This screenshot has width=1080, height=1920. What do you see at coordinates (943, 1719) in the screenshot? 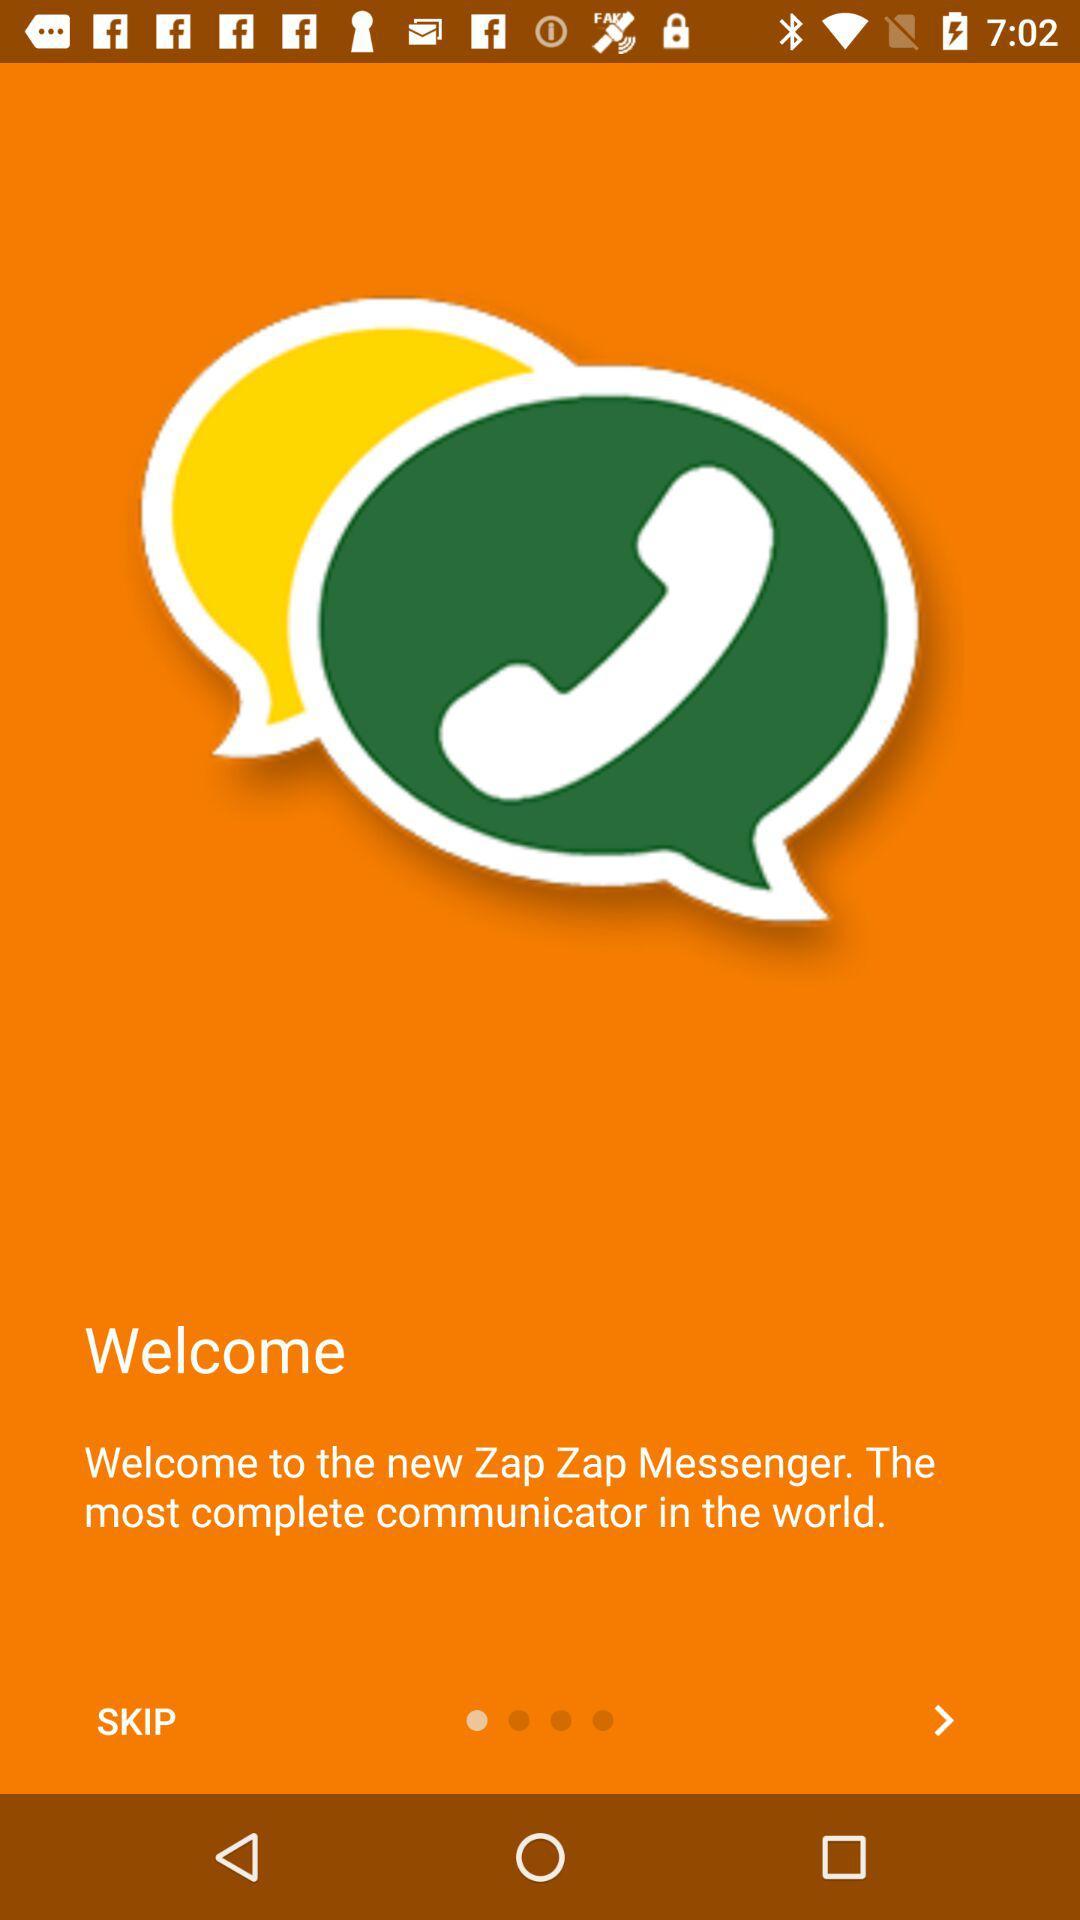
I see `advance to the next slide` at bounding box center [943, 1719].